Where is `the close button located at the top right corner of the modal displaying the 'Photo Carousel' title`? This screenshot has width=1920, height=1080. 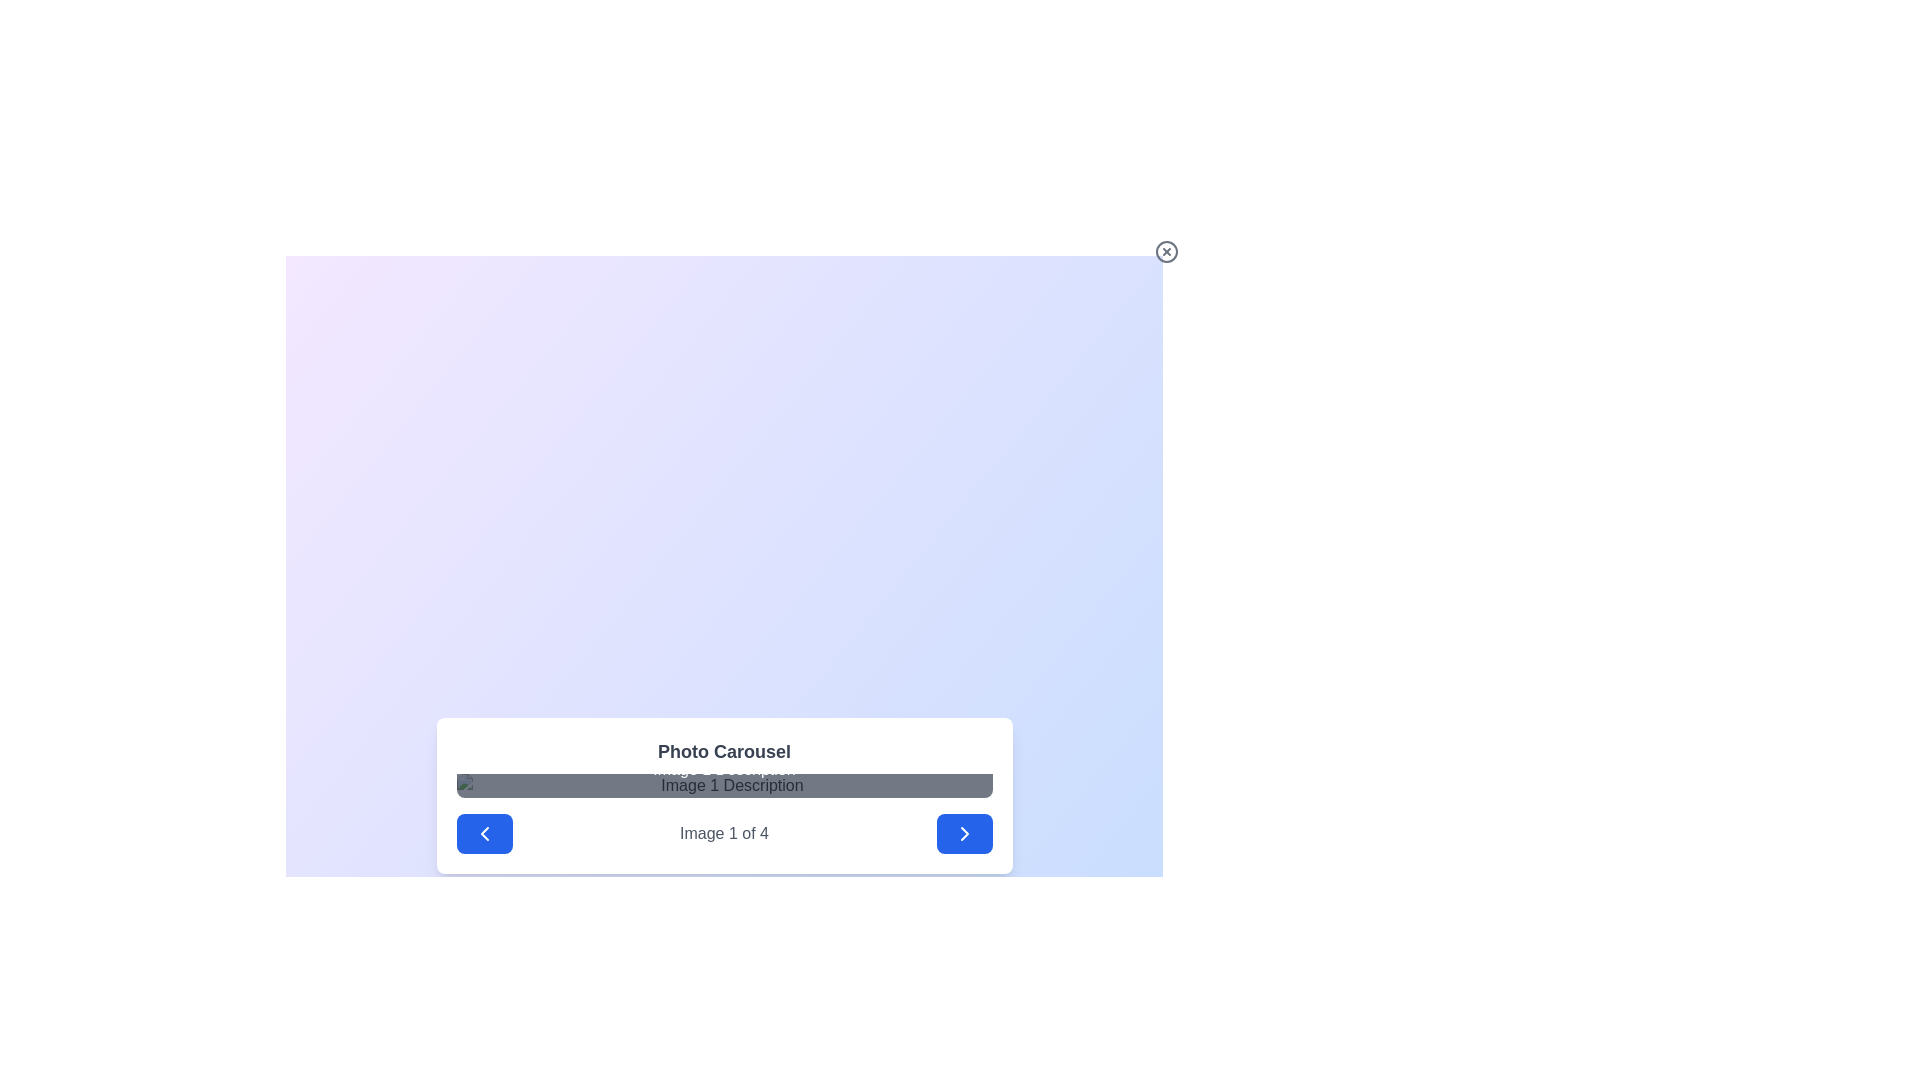 the close button located at the top right corner of the modal displaying the 'Photo Carousel' title is located at coordinates (1166, 250).